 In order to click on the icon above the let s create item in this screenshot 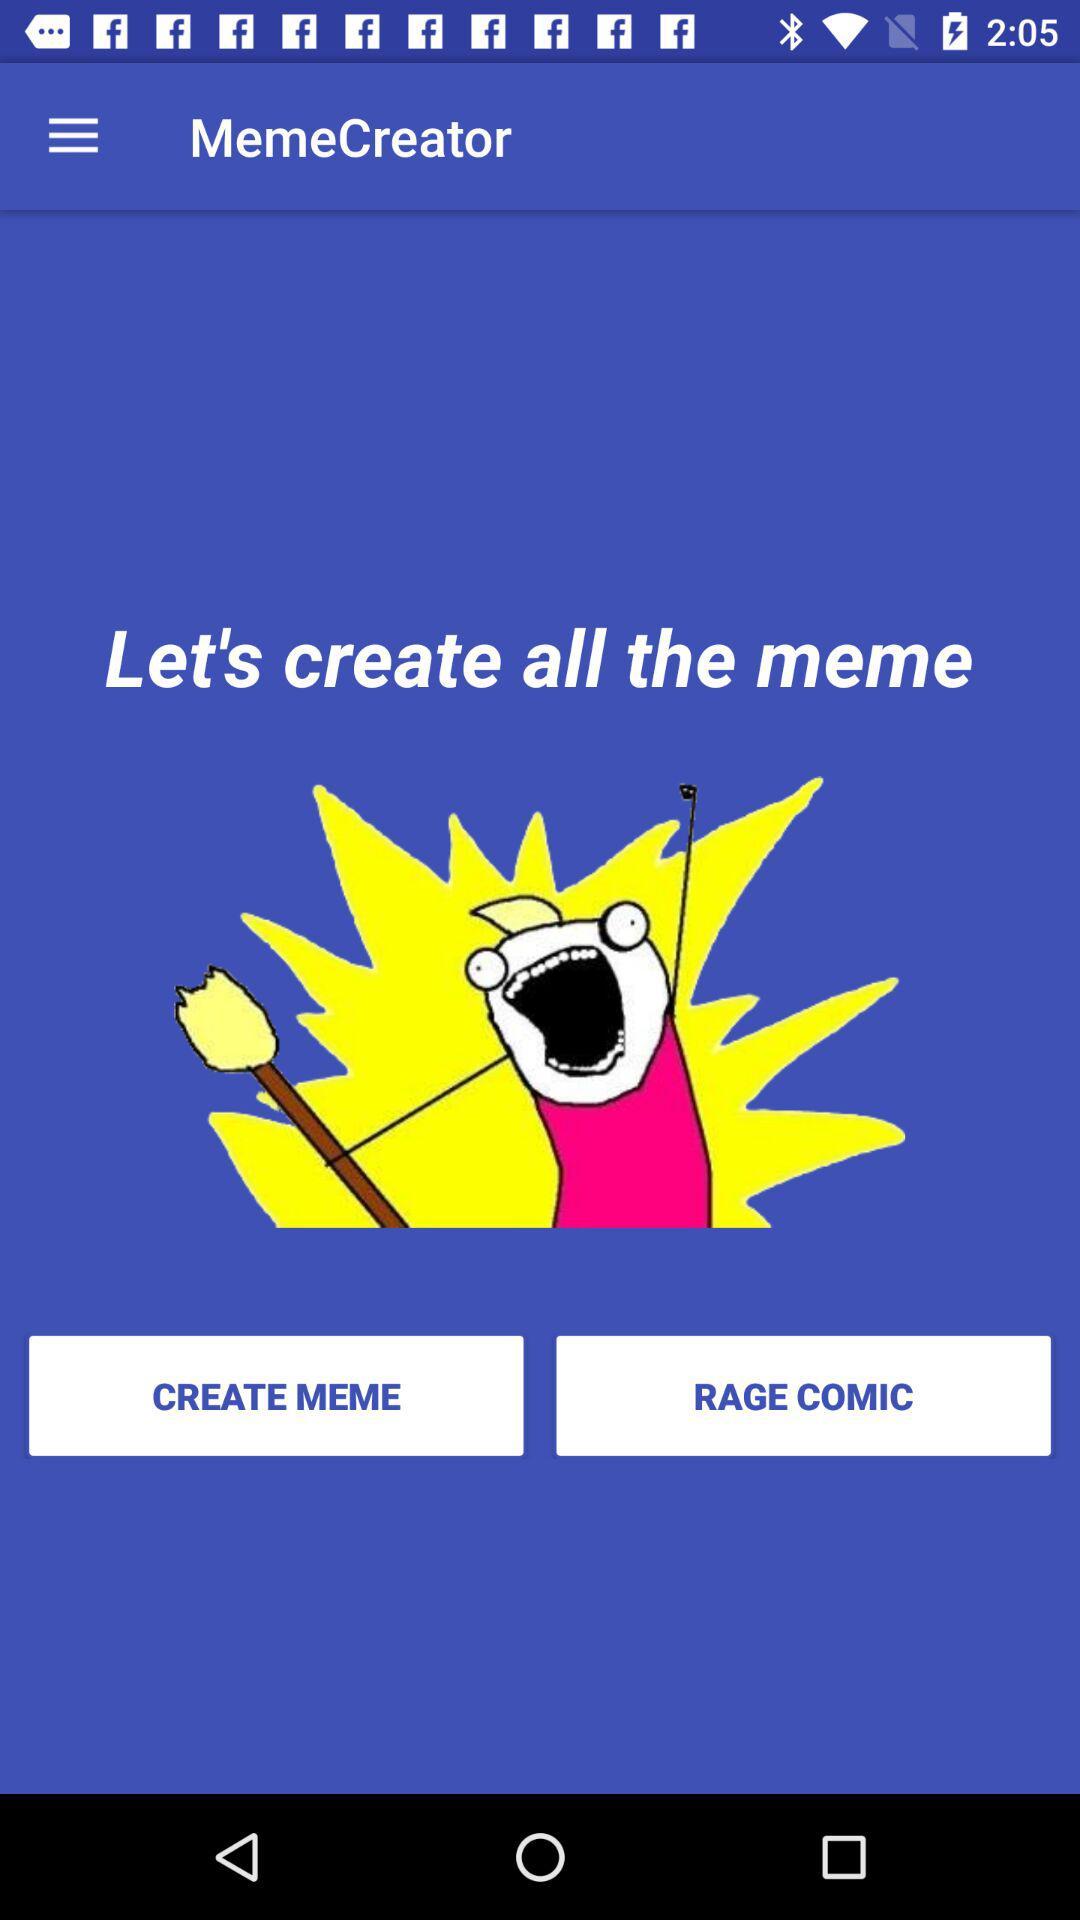, I will do `click(72, 135)`.